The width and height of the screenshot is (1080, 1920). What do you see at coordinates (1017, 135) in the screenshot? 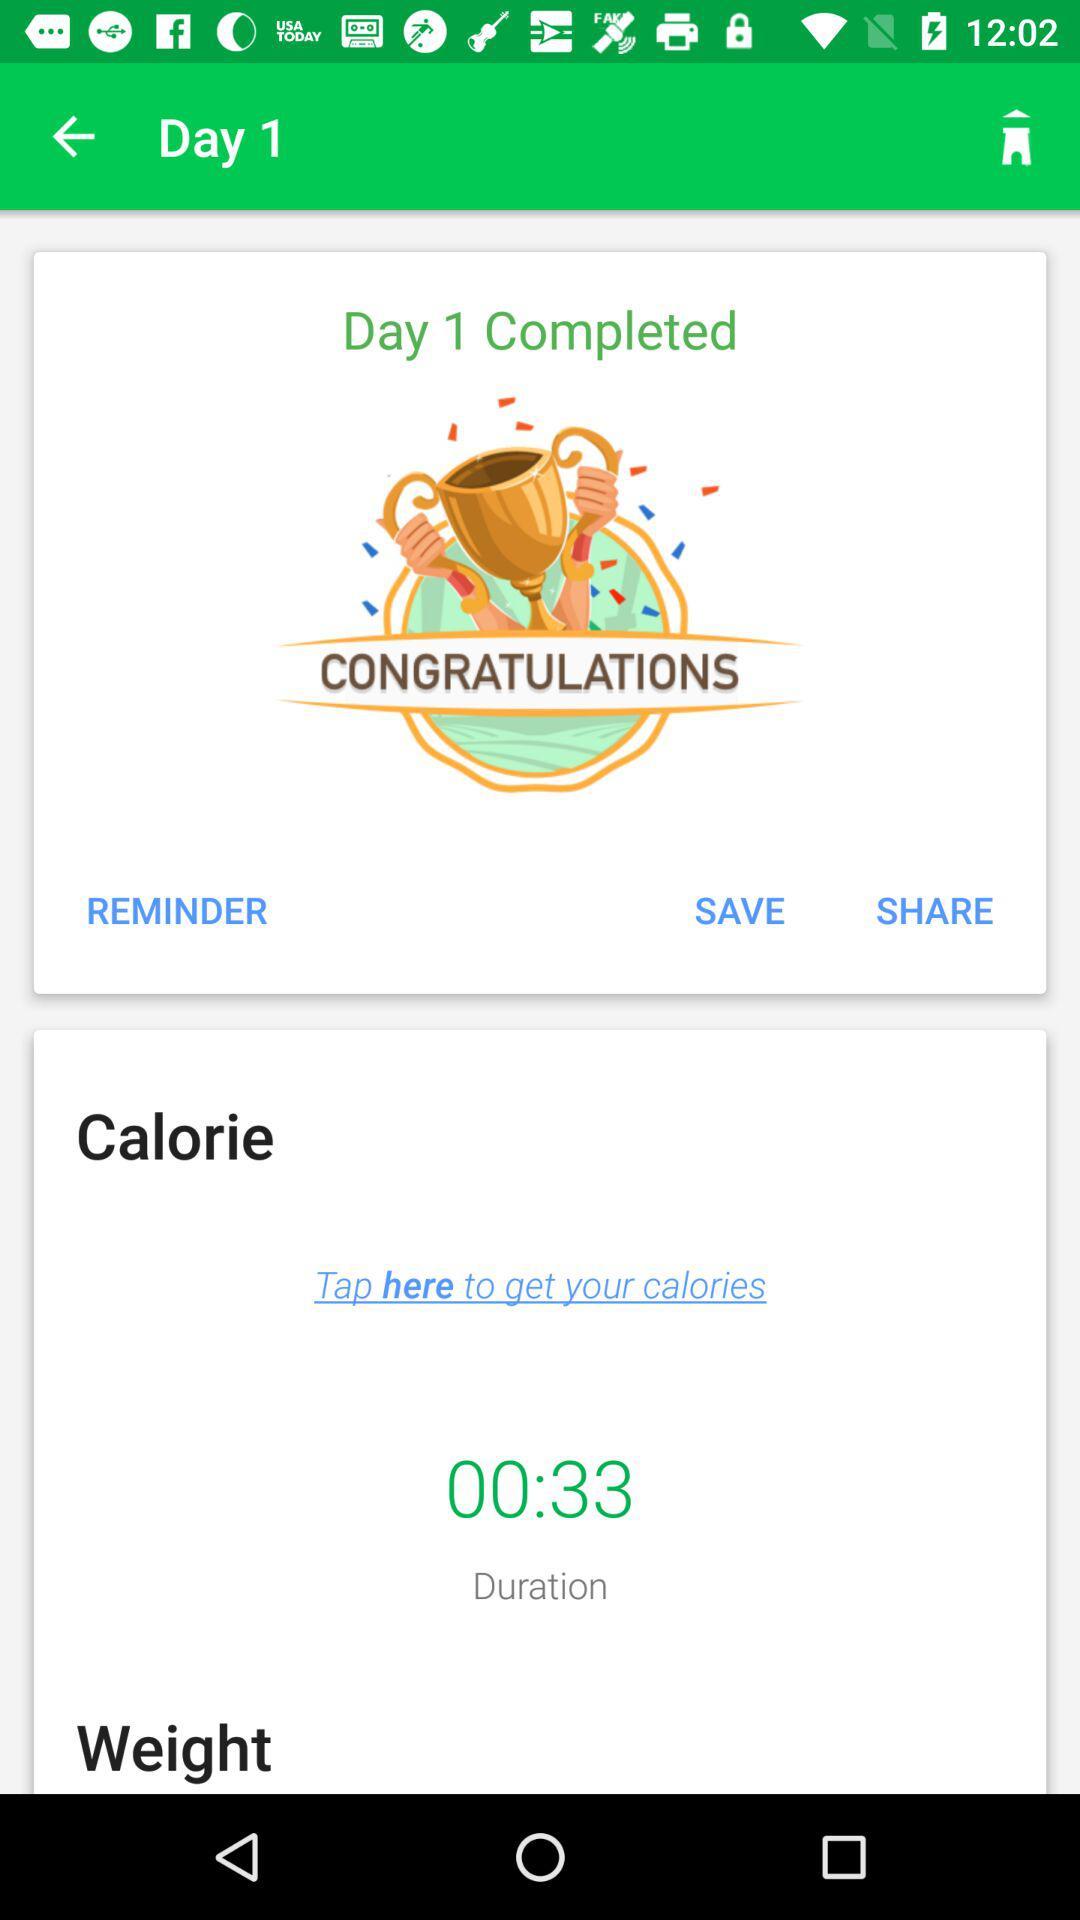
I see `go home` at bounding box center [1017, 135].